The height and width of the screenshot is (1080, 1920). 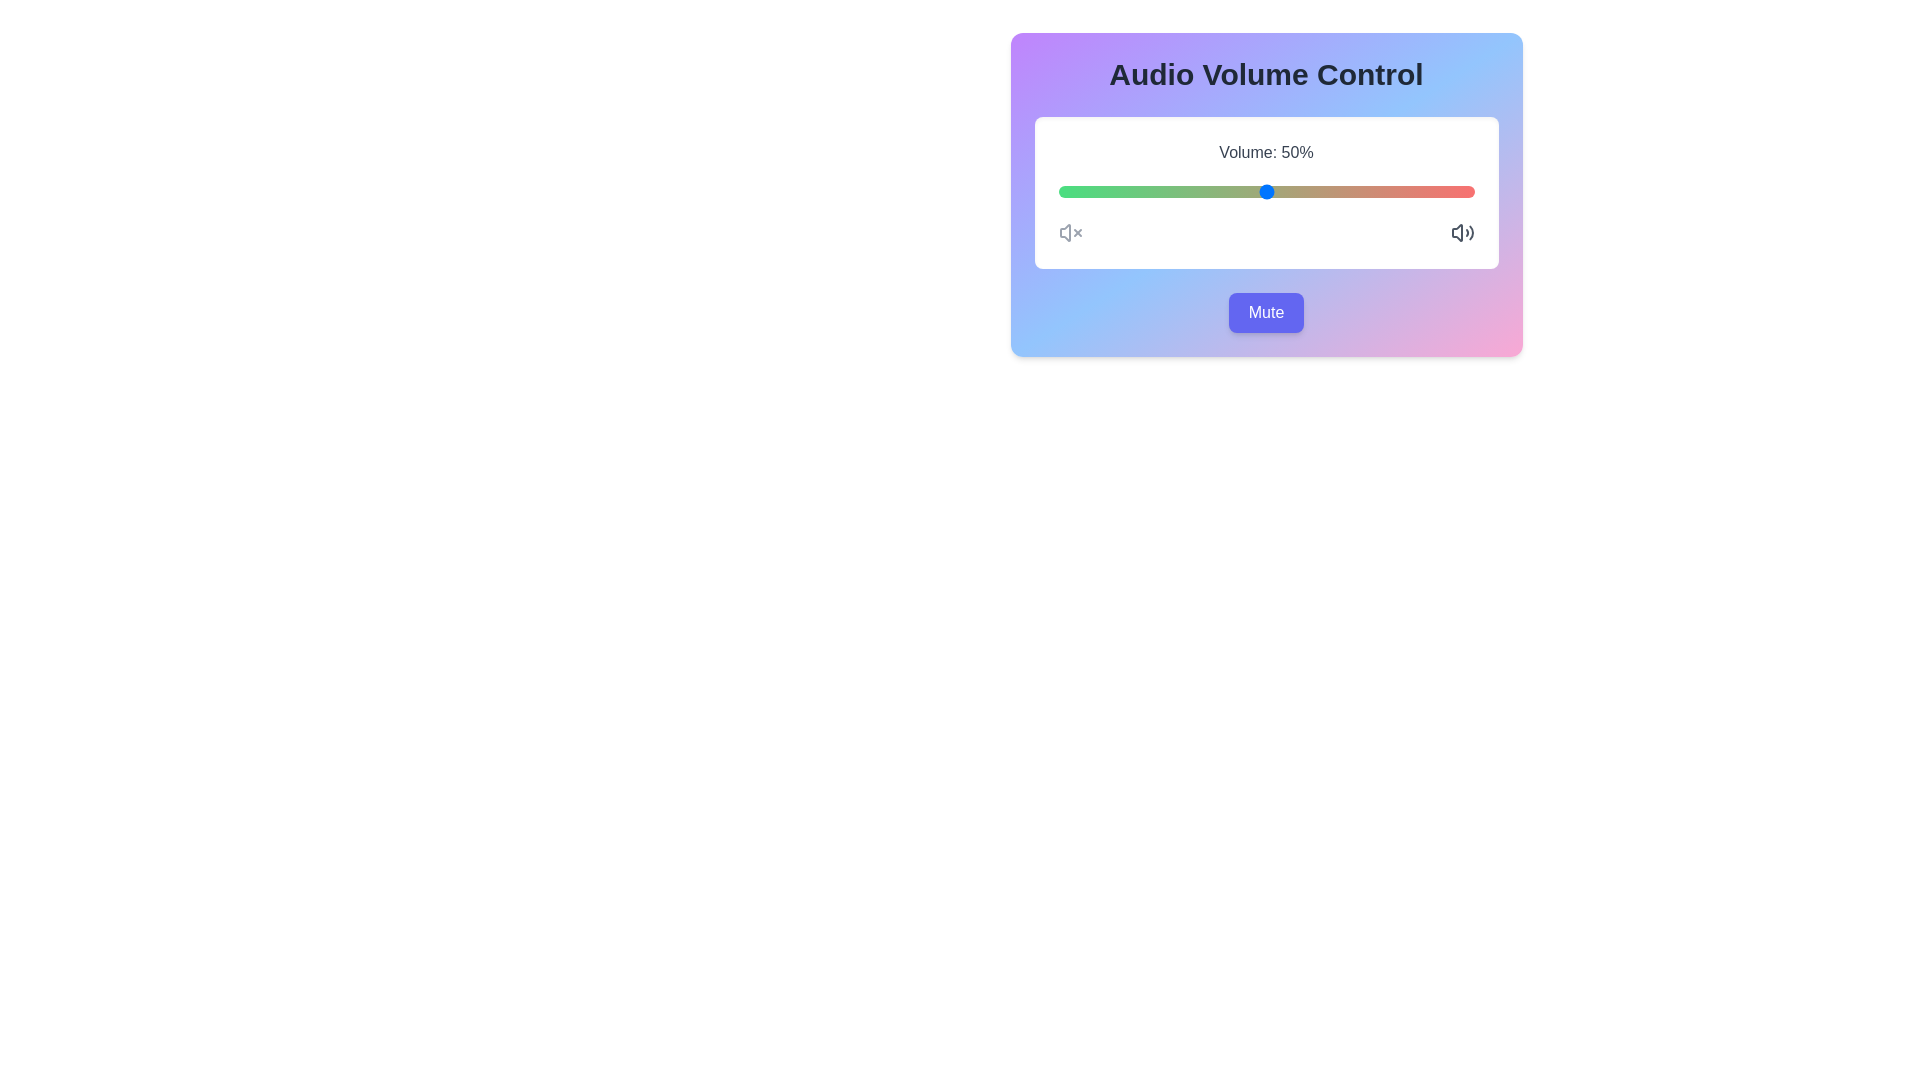 I want to click on the volume slider to 73%, so click(x=1361, y=192).